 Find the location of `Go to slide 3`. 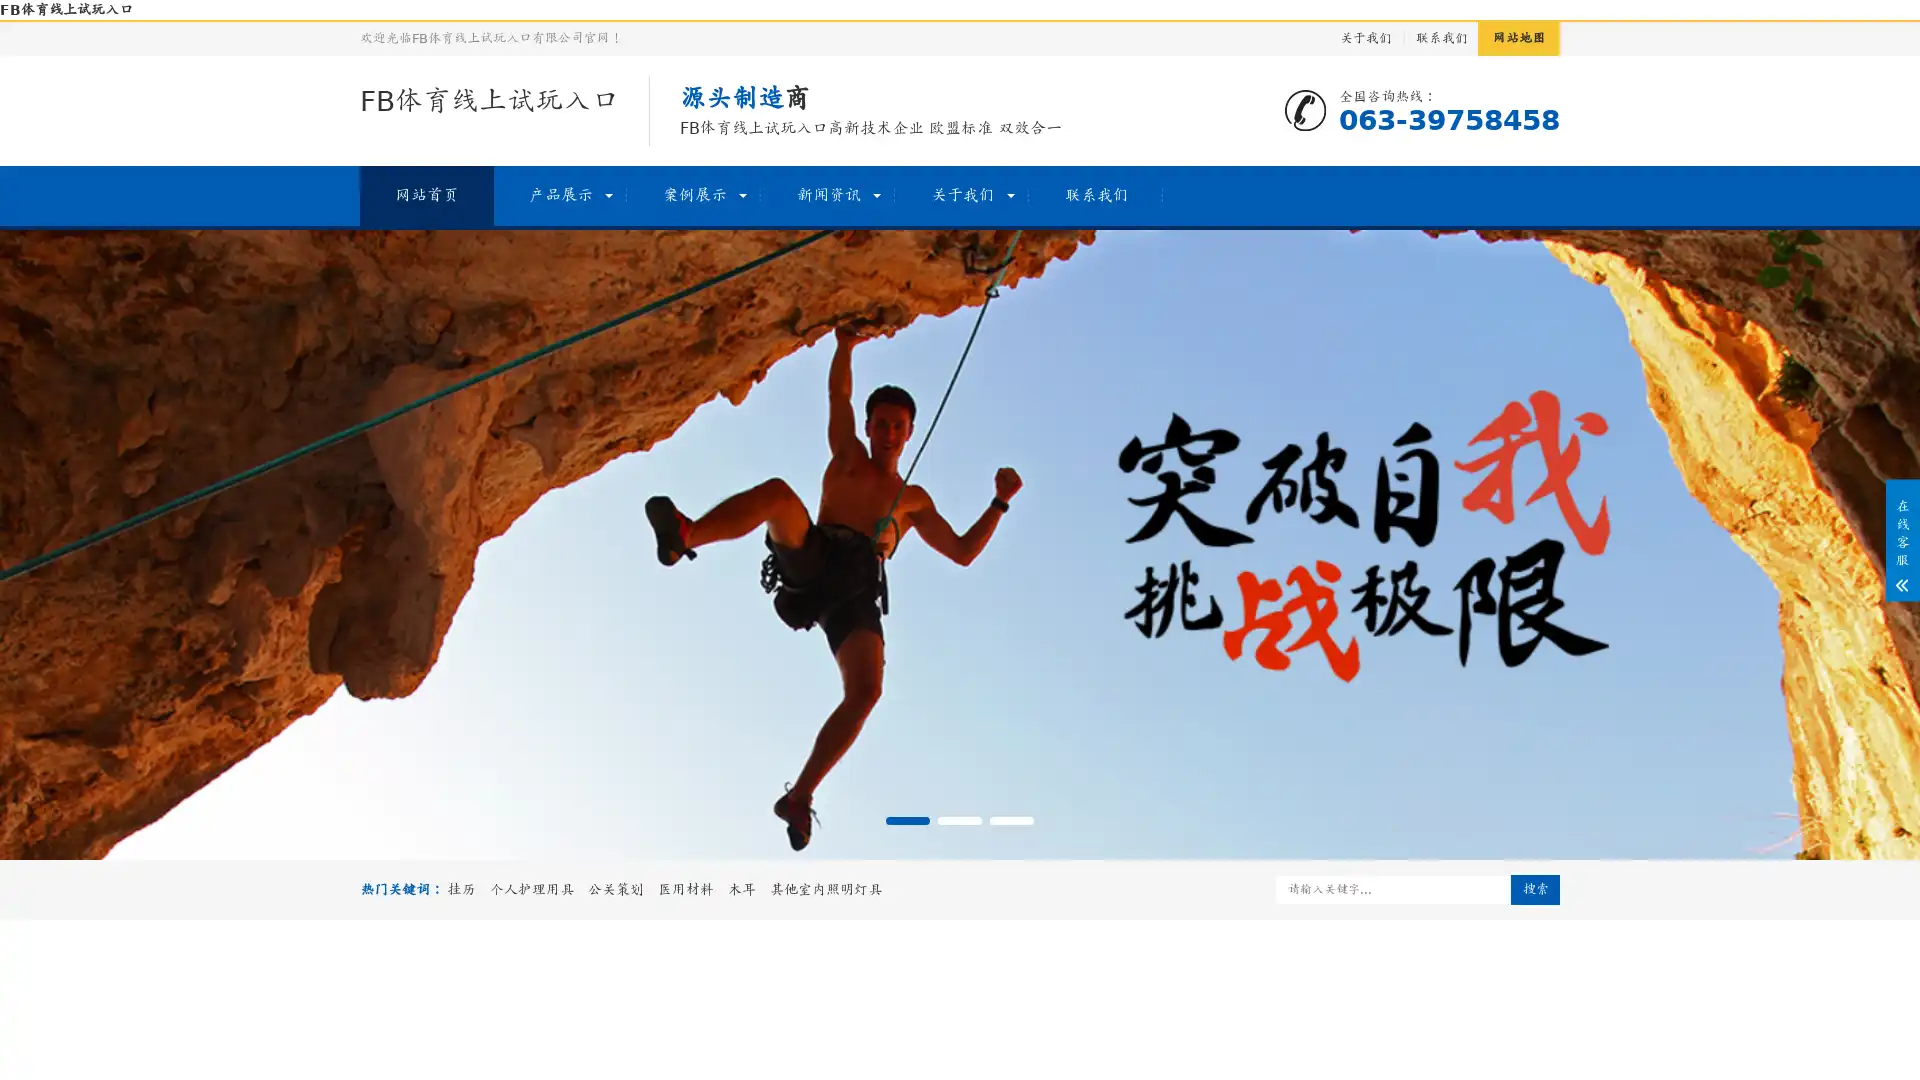

Go to slide 3 is located at coordinates (1012, 821).